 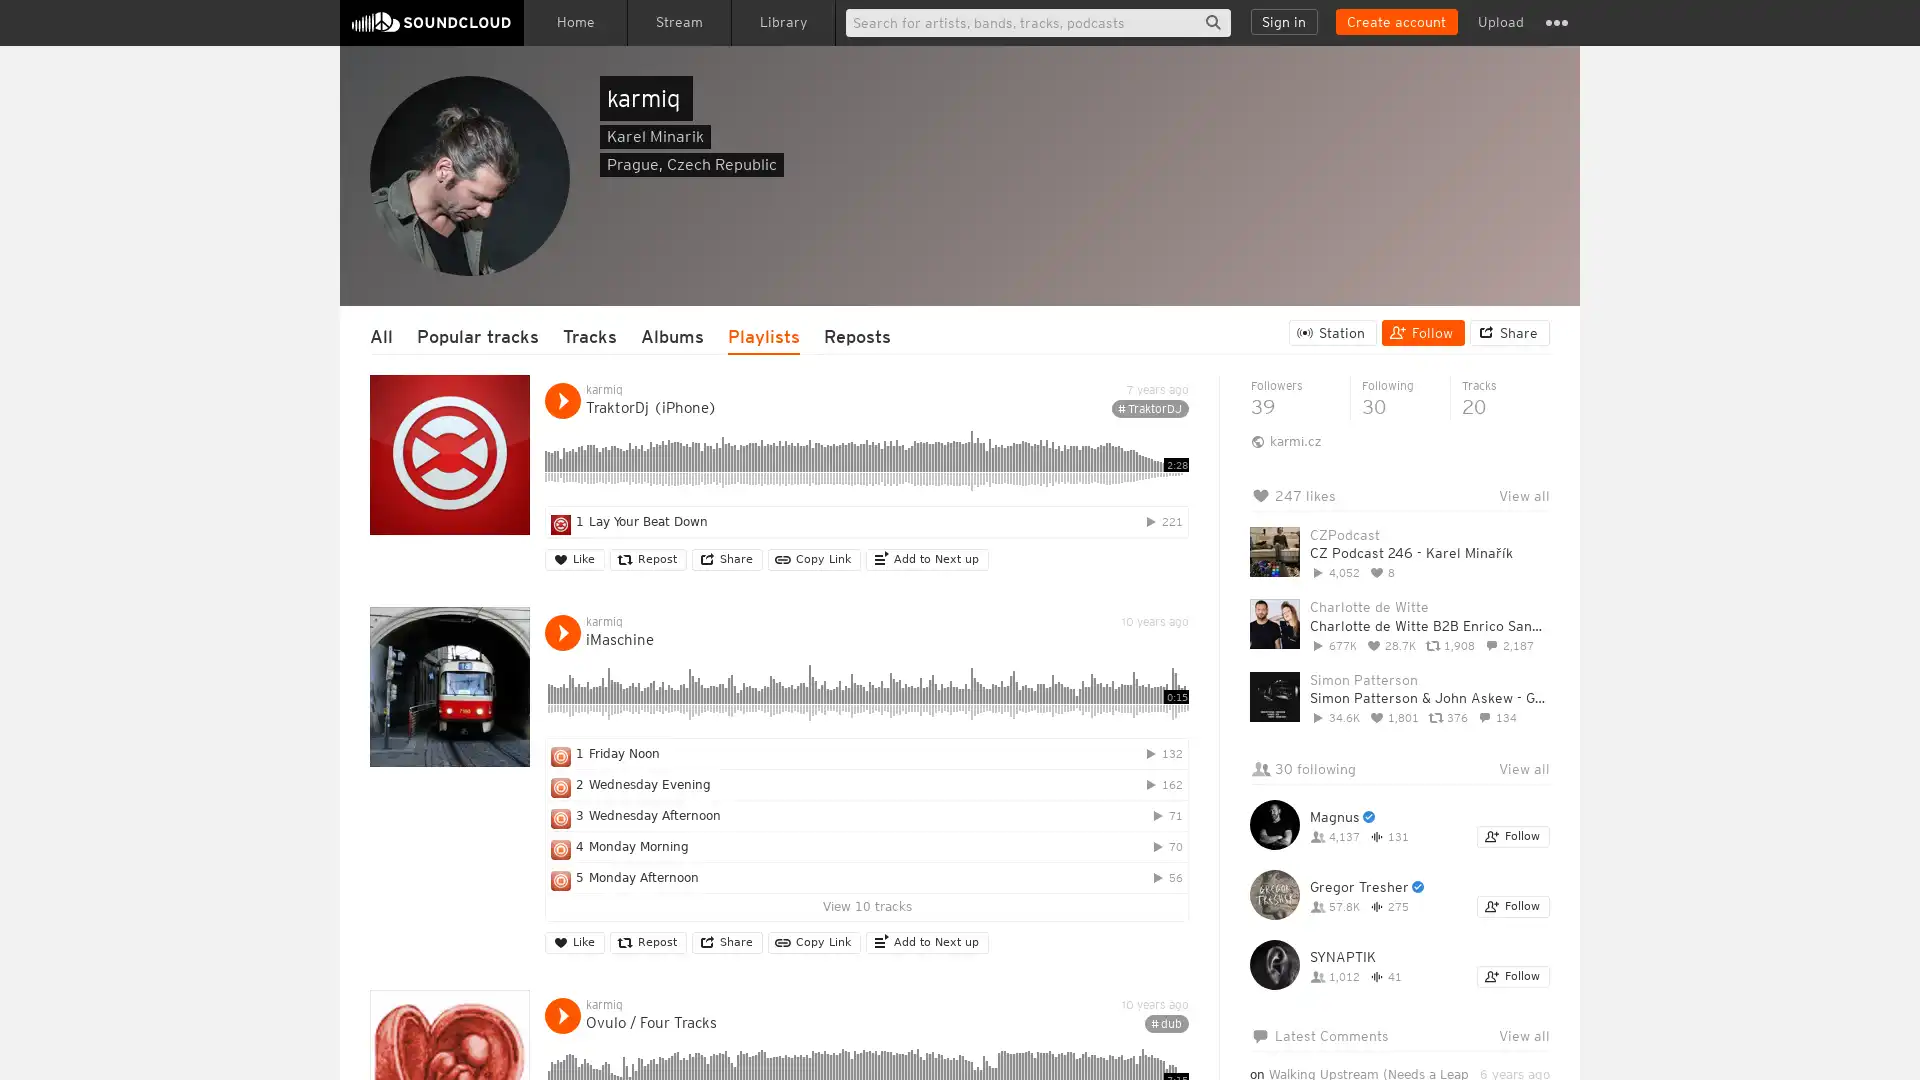 I want to click on Follow, so click(x=1513, y=975).